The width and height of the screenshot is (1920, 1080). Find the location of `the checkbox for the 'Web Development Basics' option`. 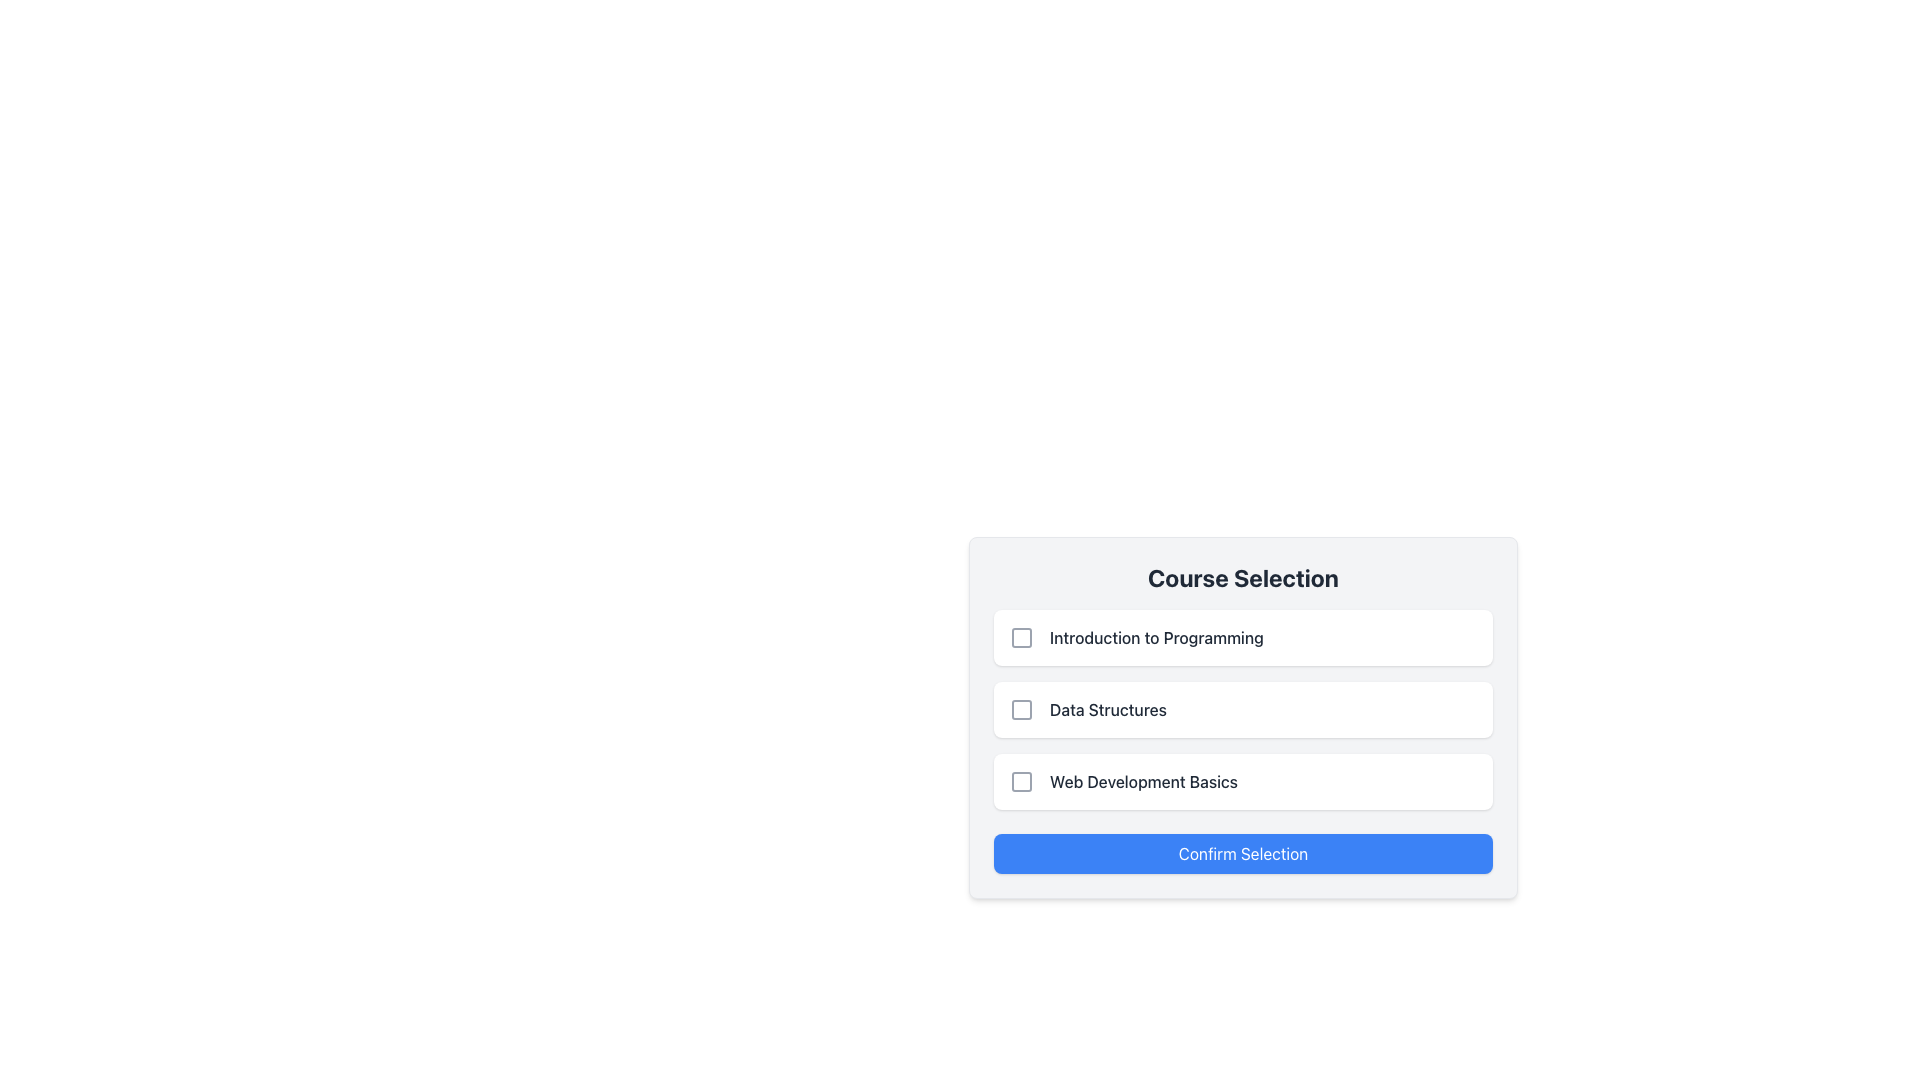

the checkbox for the 'Web Development Basics' option is located at coordinates (1022, 781).